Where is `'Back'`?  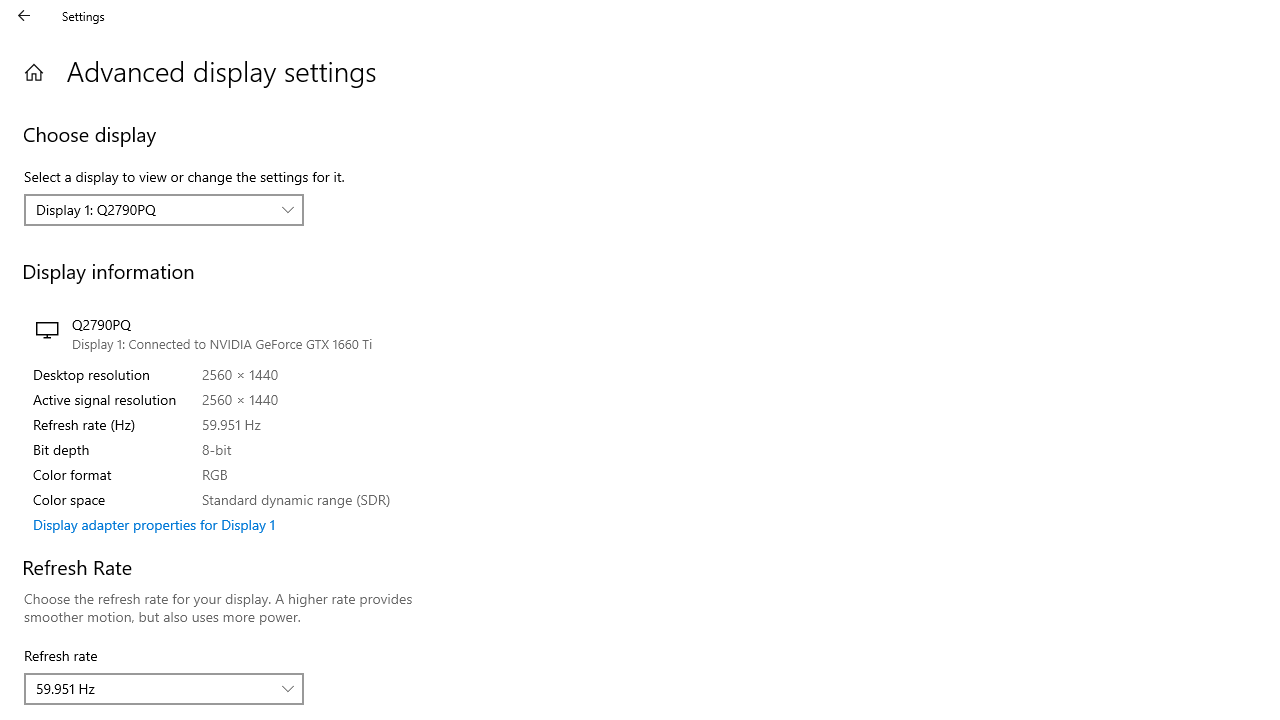 'Back' is located at coordinates (24, 15).